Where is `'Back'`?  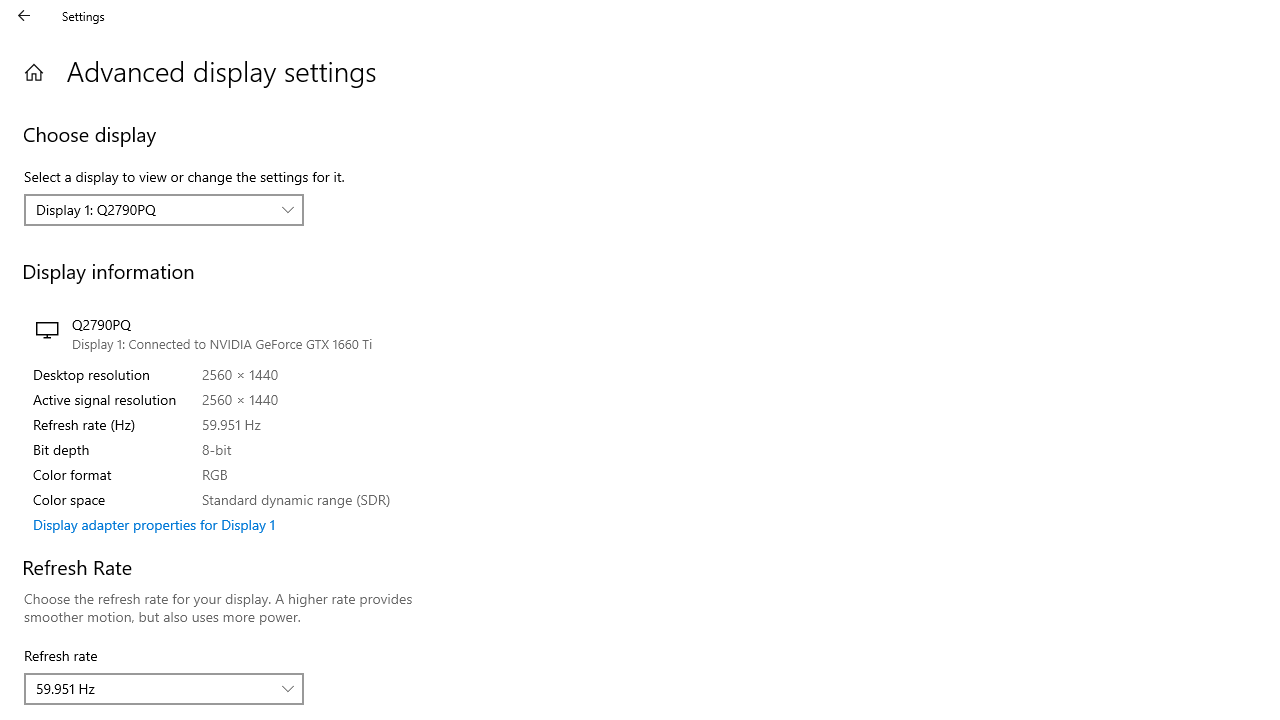 'Back' is located at coordinates (24, 15).